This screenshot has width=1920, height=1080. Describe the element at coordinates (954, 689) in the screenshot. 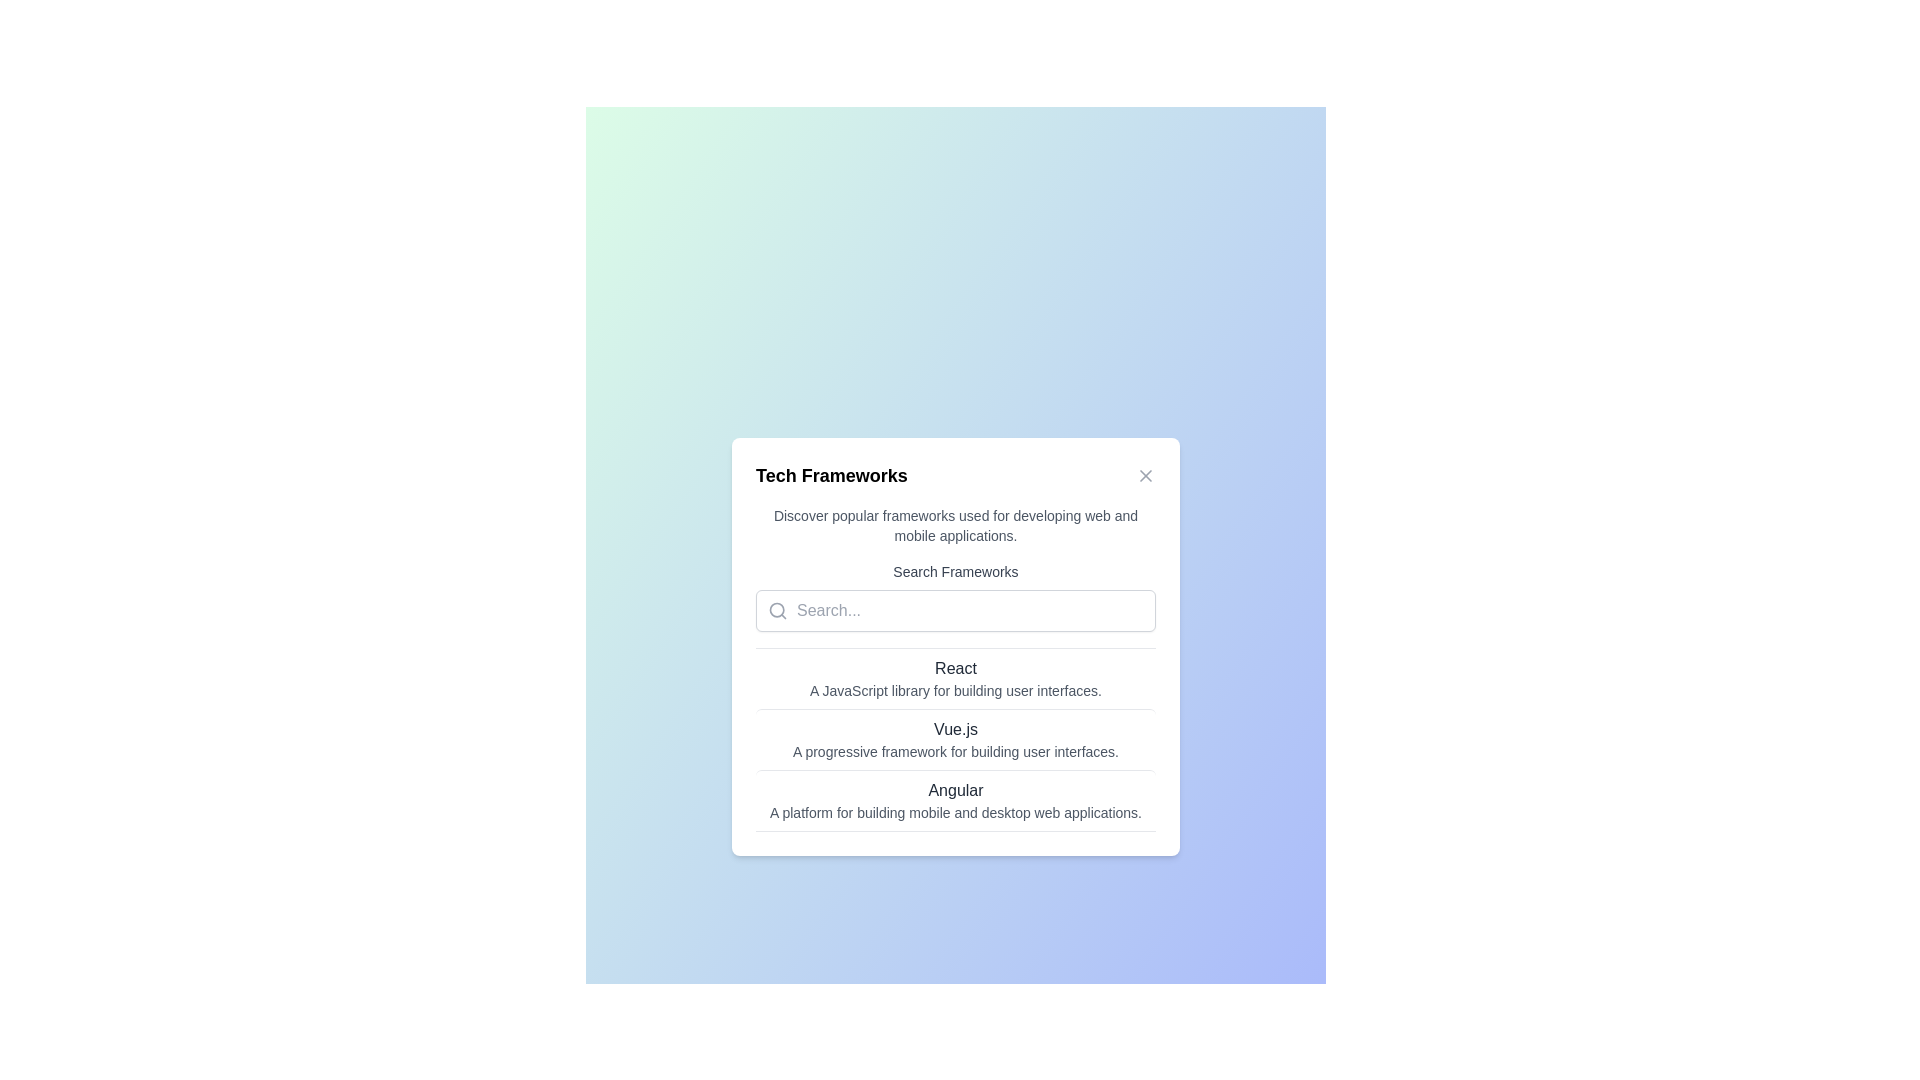

I see `the descriptive text element that provides information about the React framework, which is centrally aligned below the 'React' text element` at that location.